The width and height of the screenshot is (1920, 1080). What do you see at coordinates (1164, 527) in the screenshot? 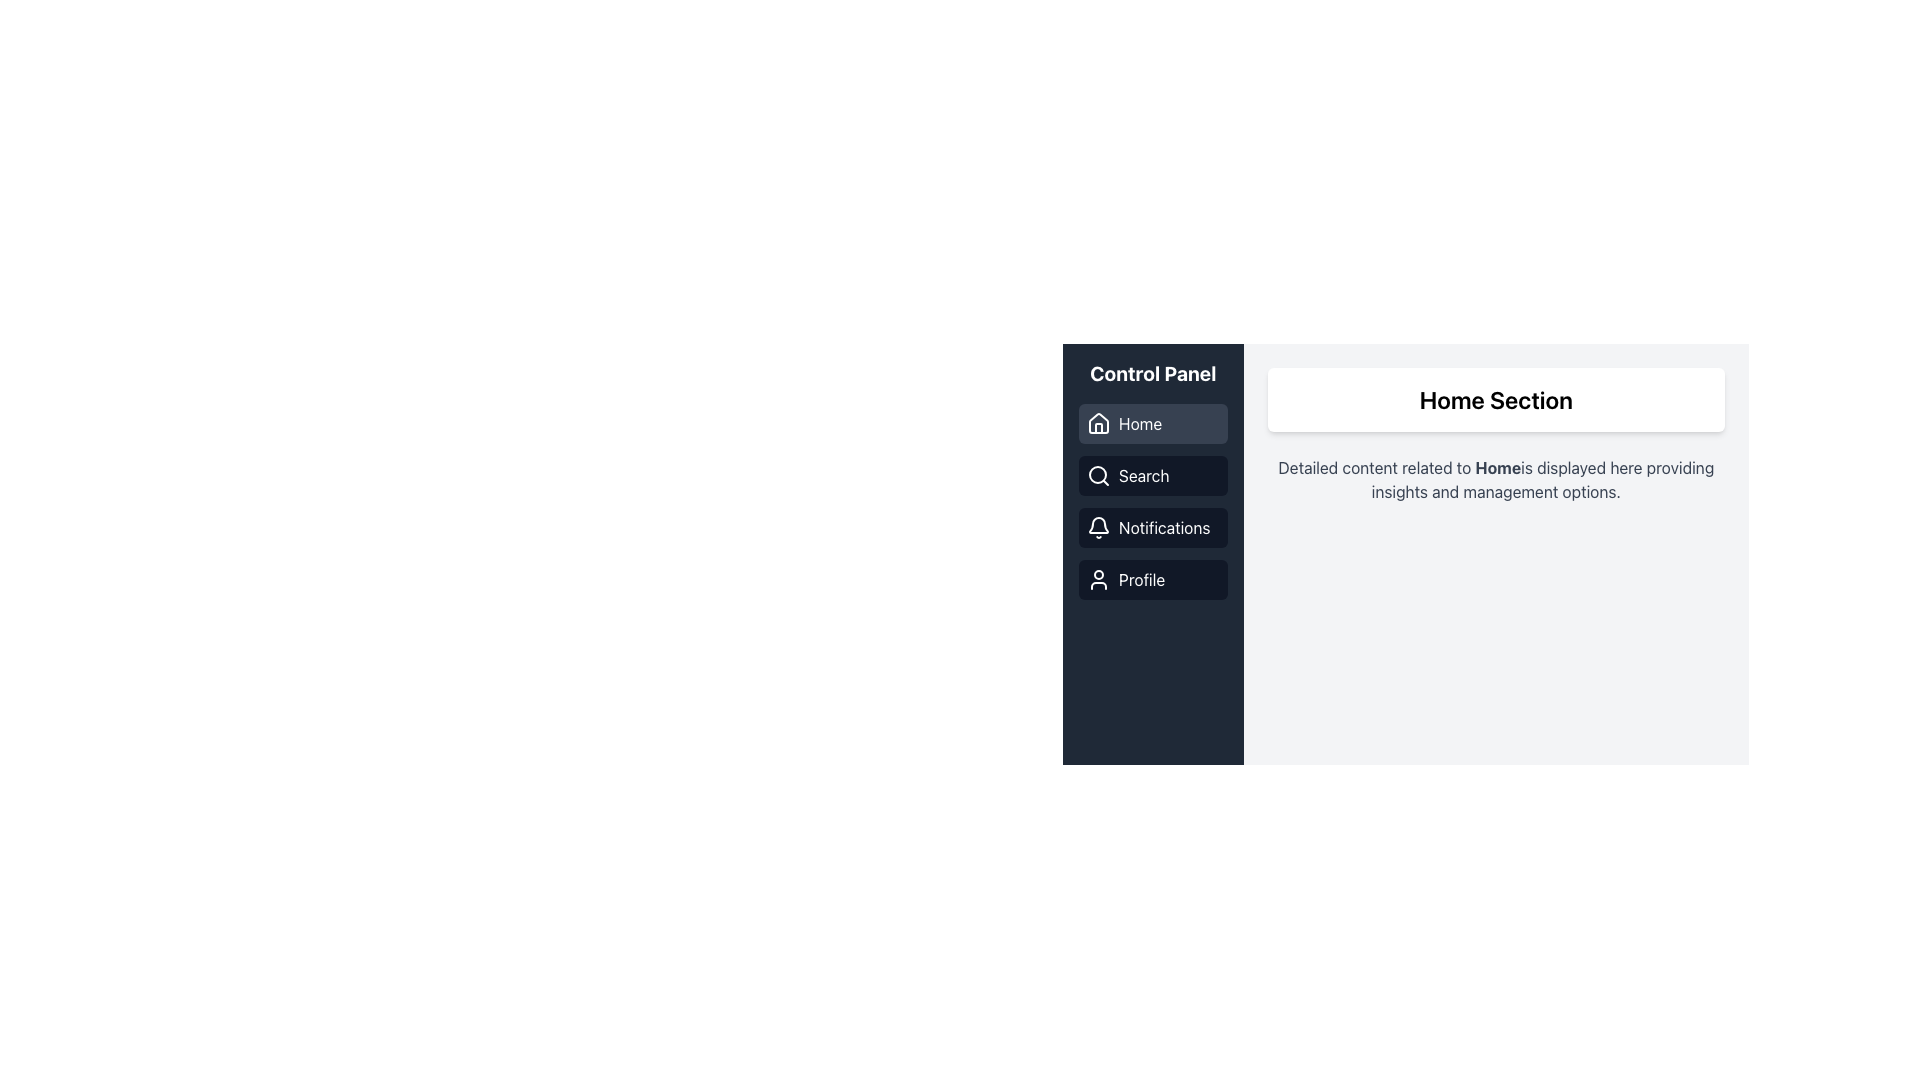
I see `the 'Notifications' text label in the vertical navigation menu` at bounding box center [1164, 527].